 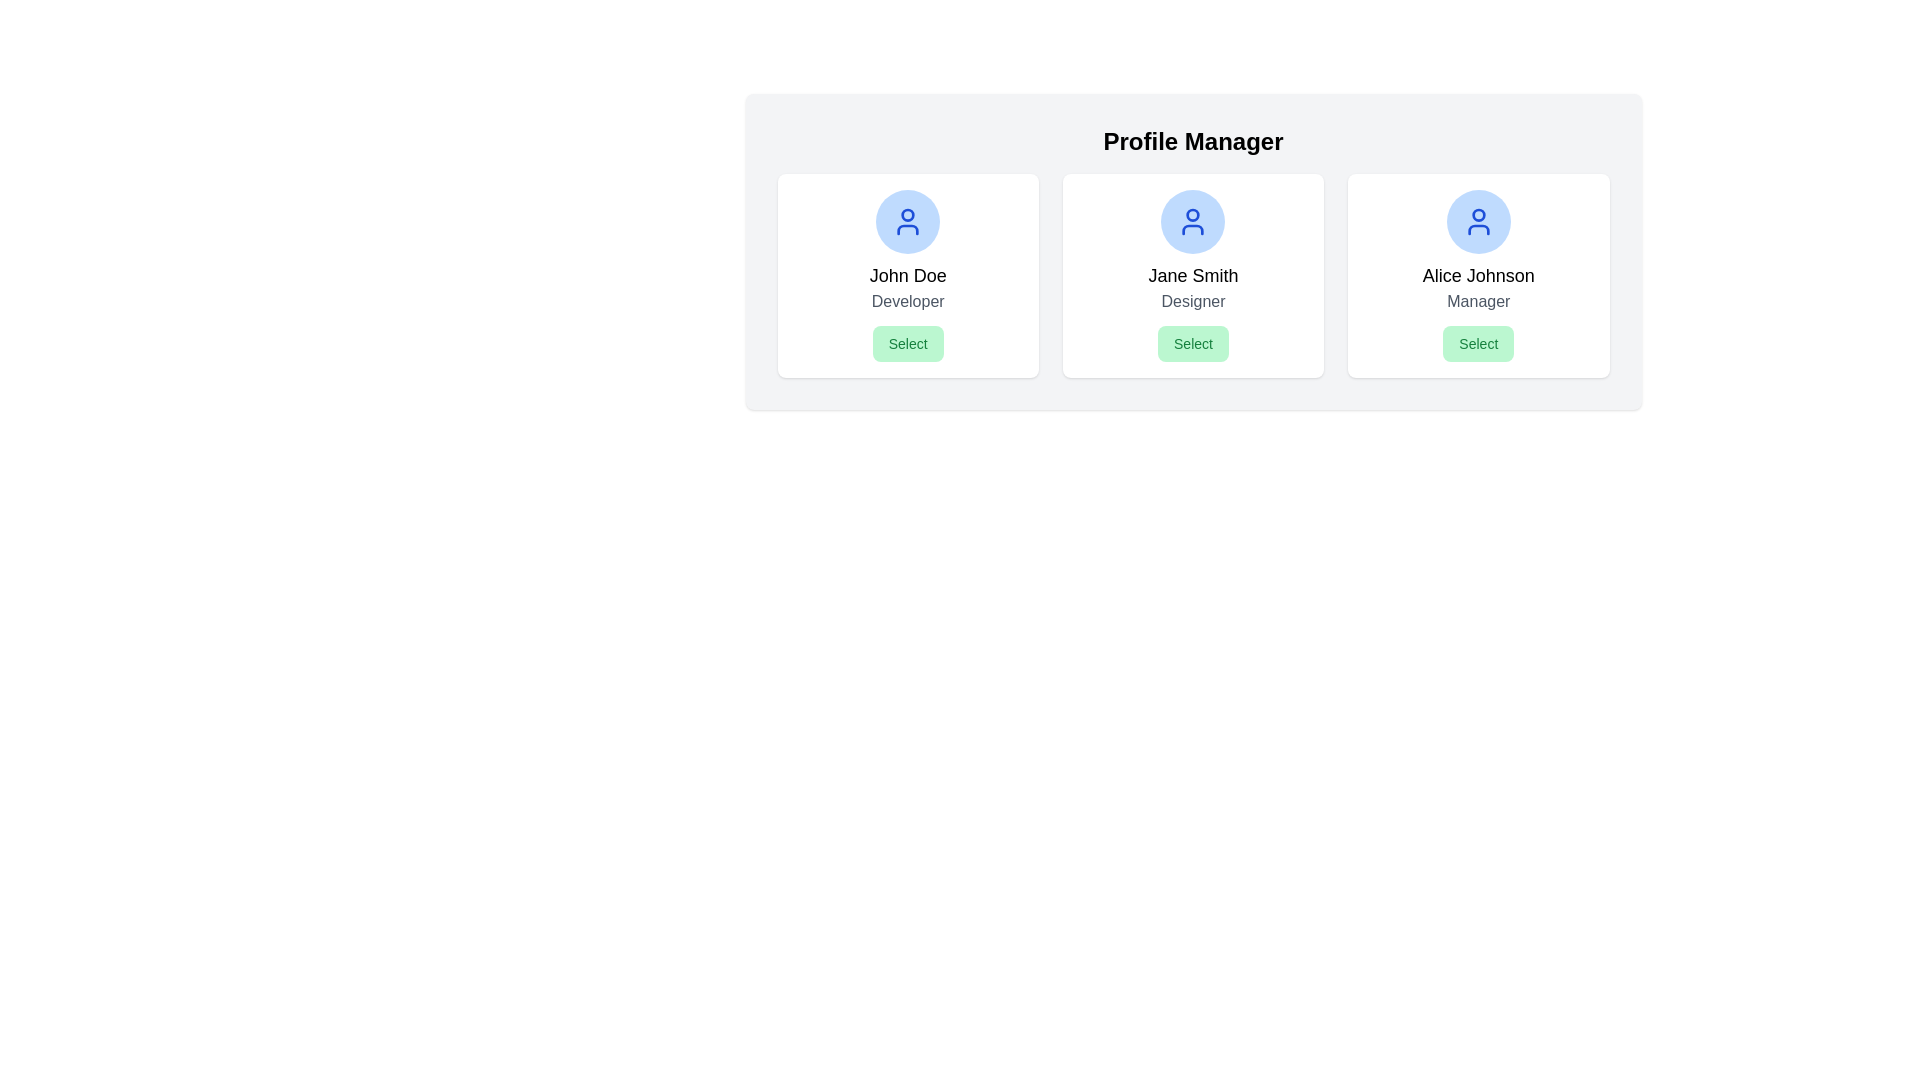 I want to click on the 'Manager' text label that describes 'Alice Johnson' in the rightmost card, positioned above the 'Select' button, so click(x=1478, y=301).